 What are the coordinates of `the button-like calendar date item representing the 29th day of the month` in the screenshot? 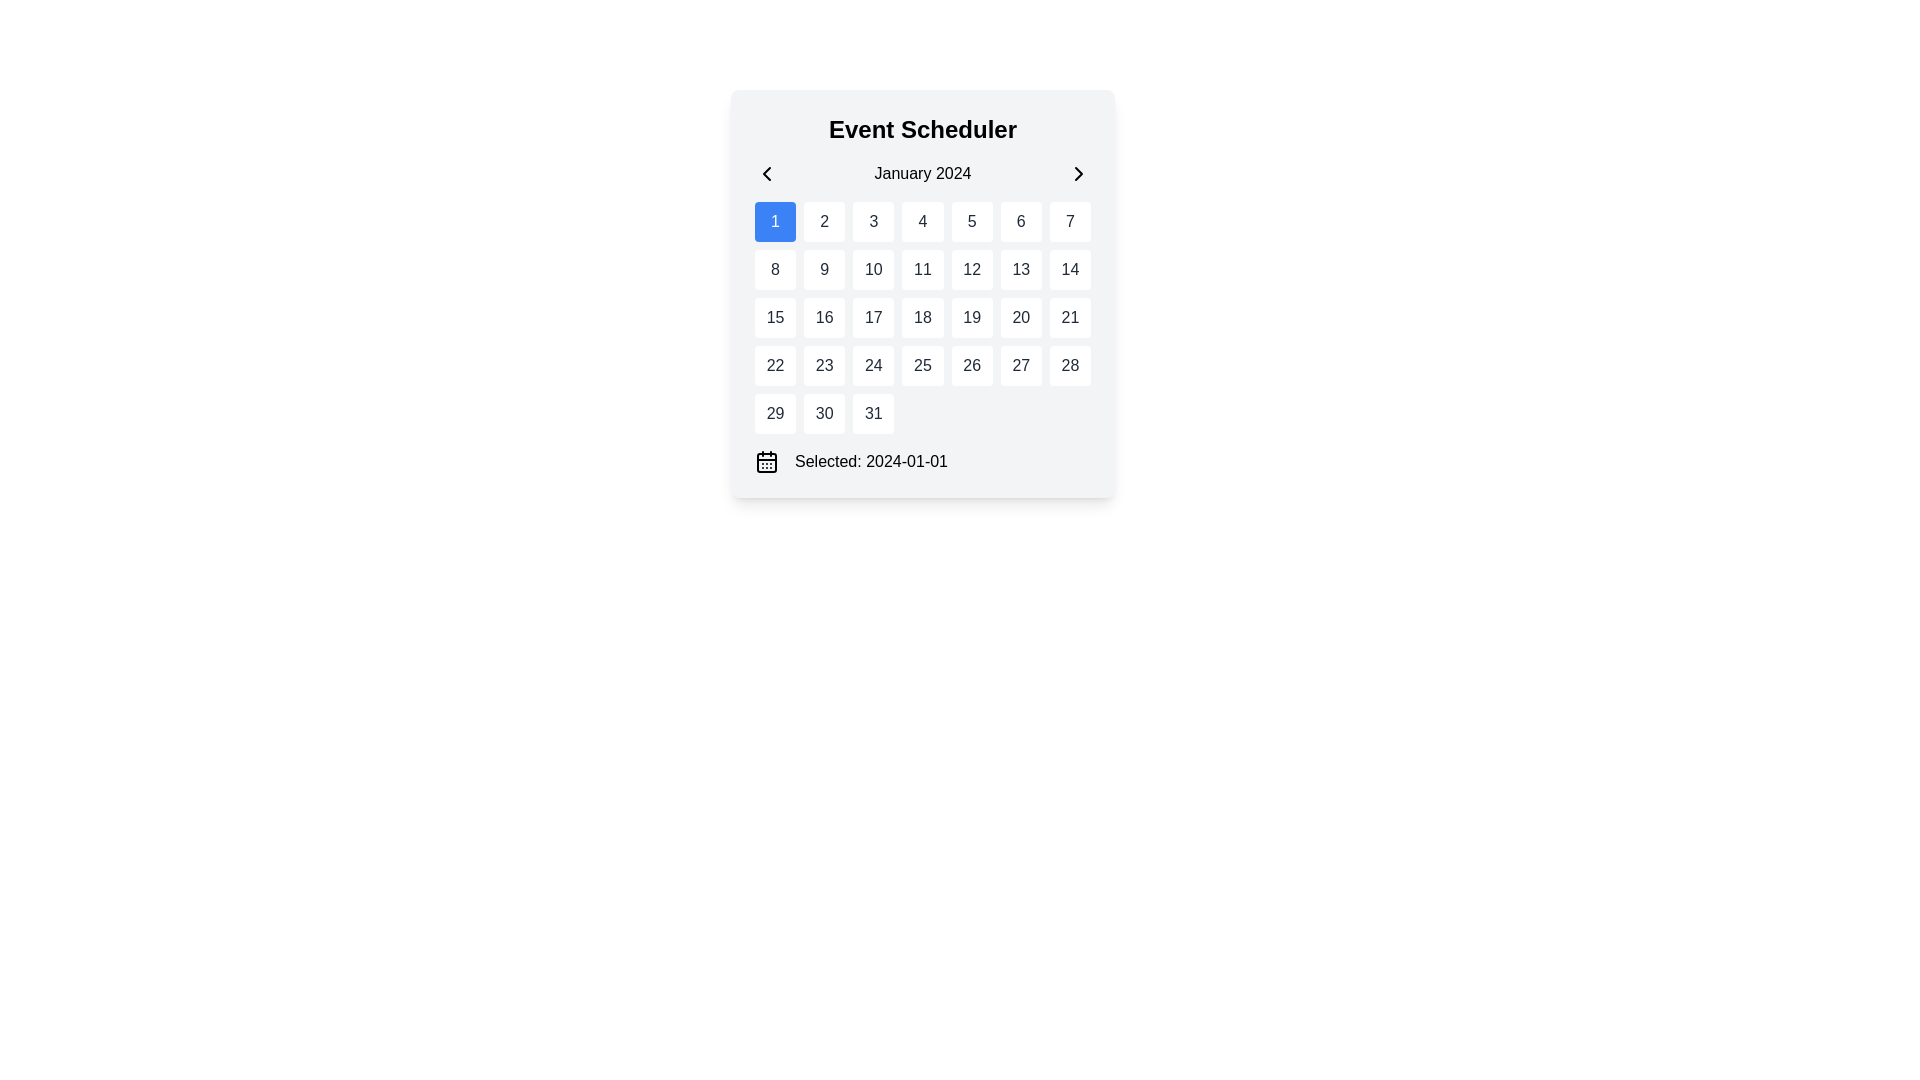 It's located at (774, 412).